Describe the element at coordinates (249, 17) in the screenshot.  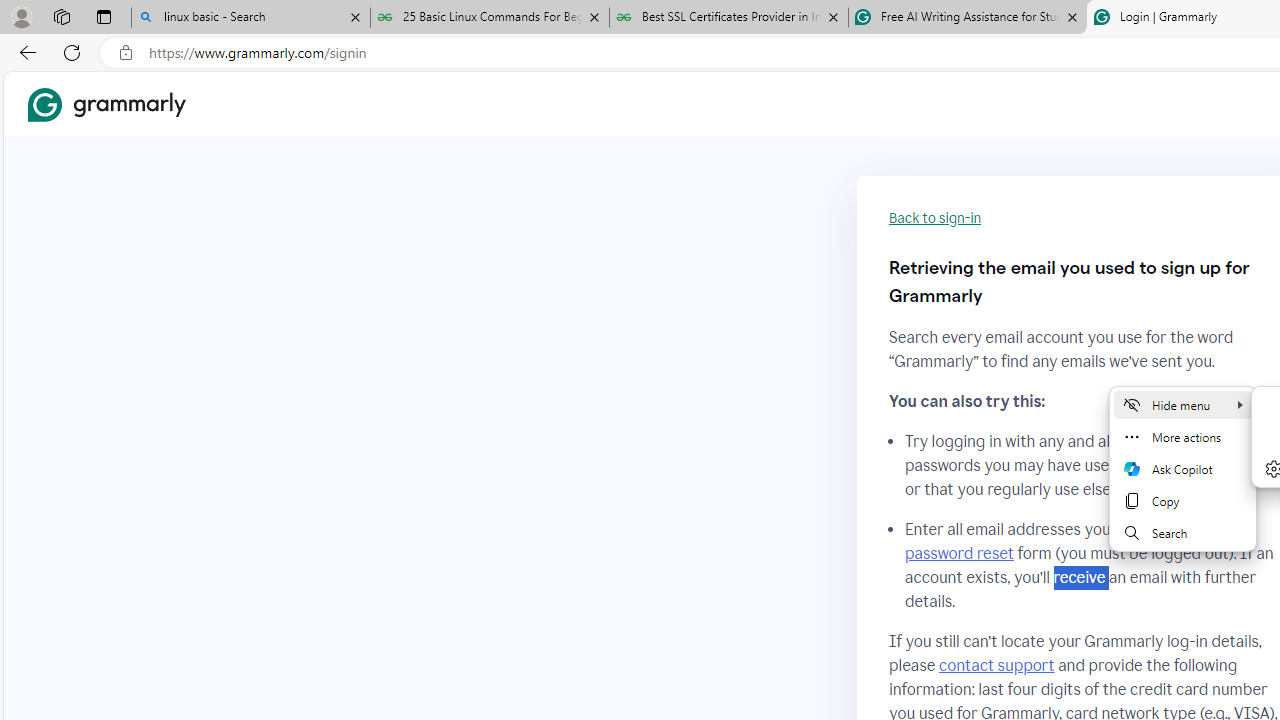
I see `'linux basic - Search'` at that location.